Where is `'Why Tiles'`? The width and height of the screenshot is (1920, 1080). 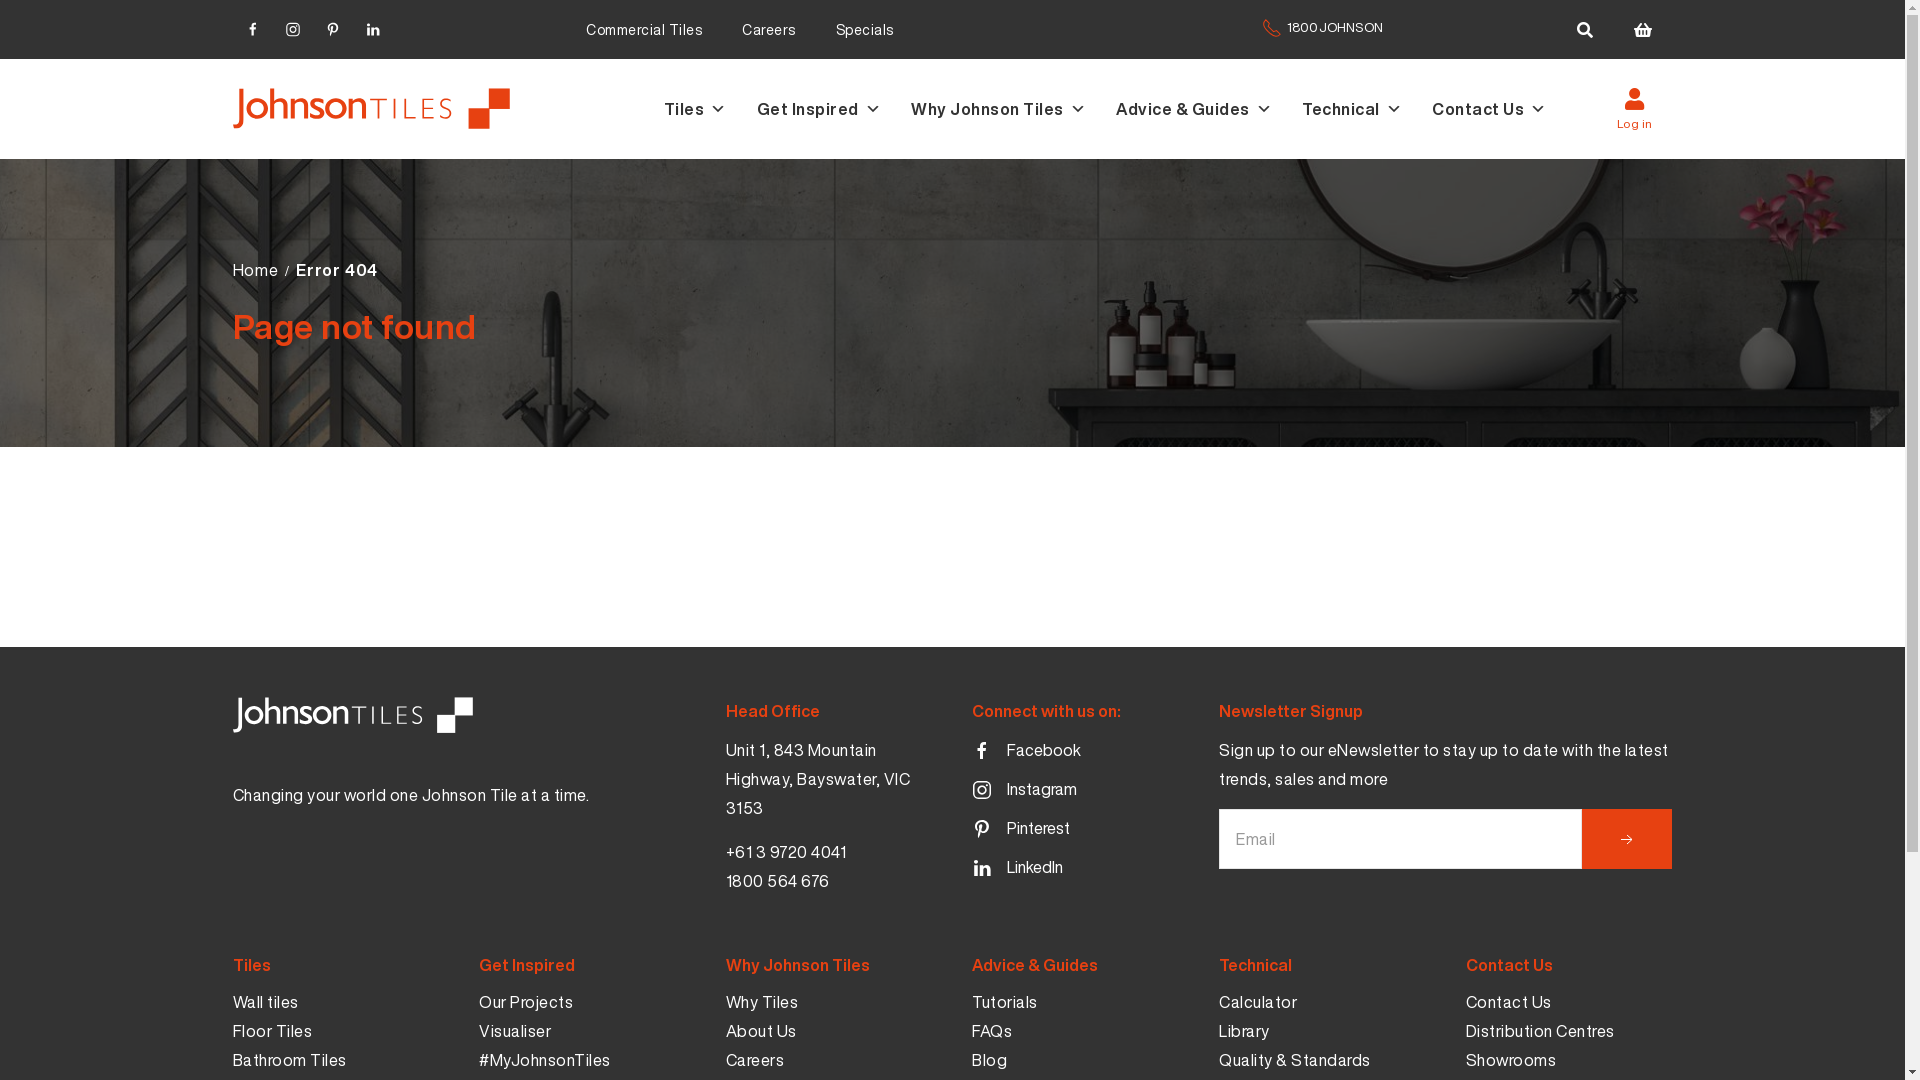
'Why Tiles' is located at coordinates (761, 1002).